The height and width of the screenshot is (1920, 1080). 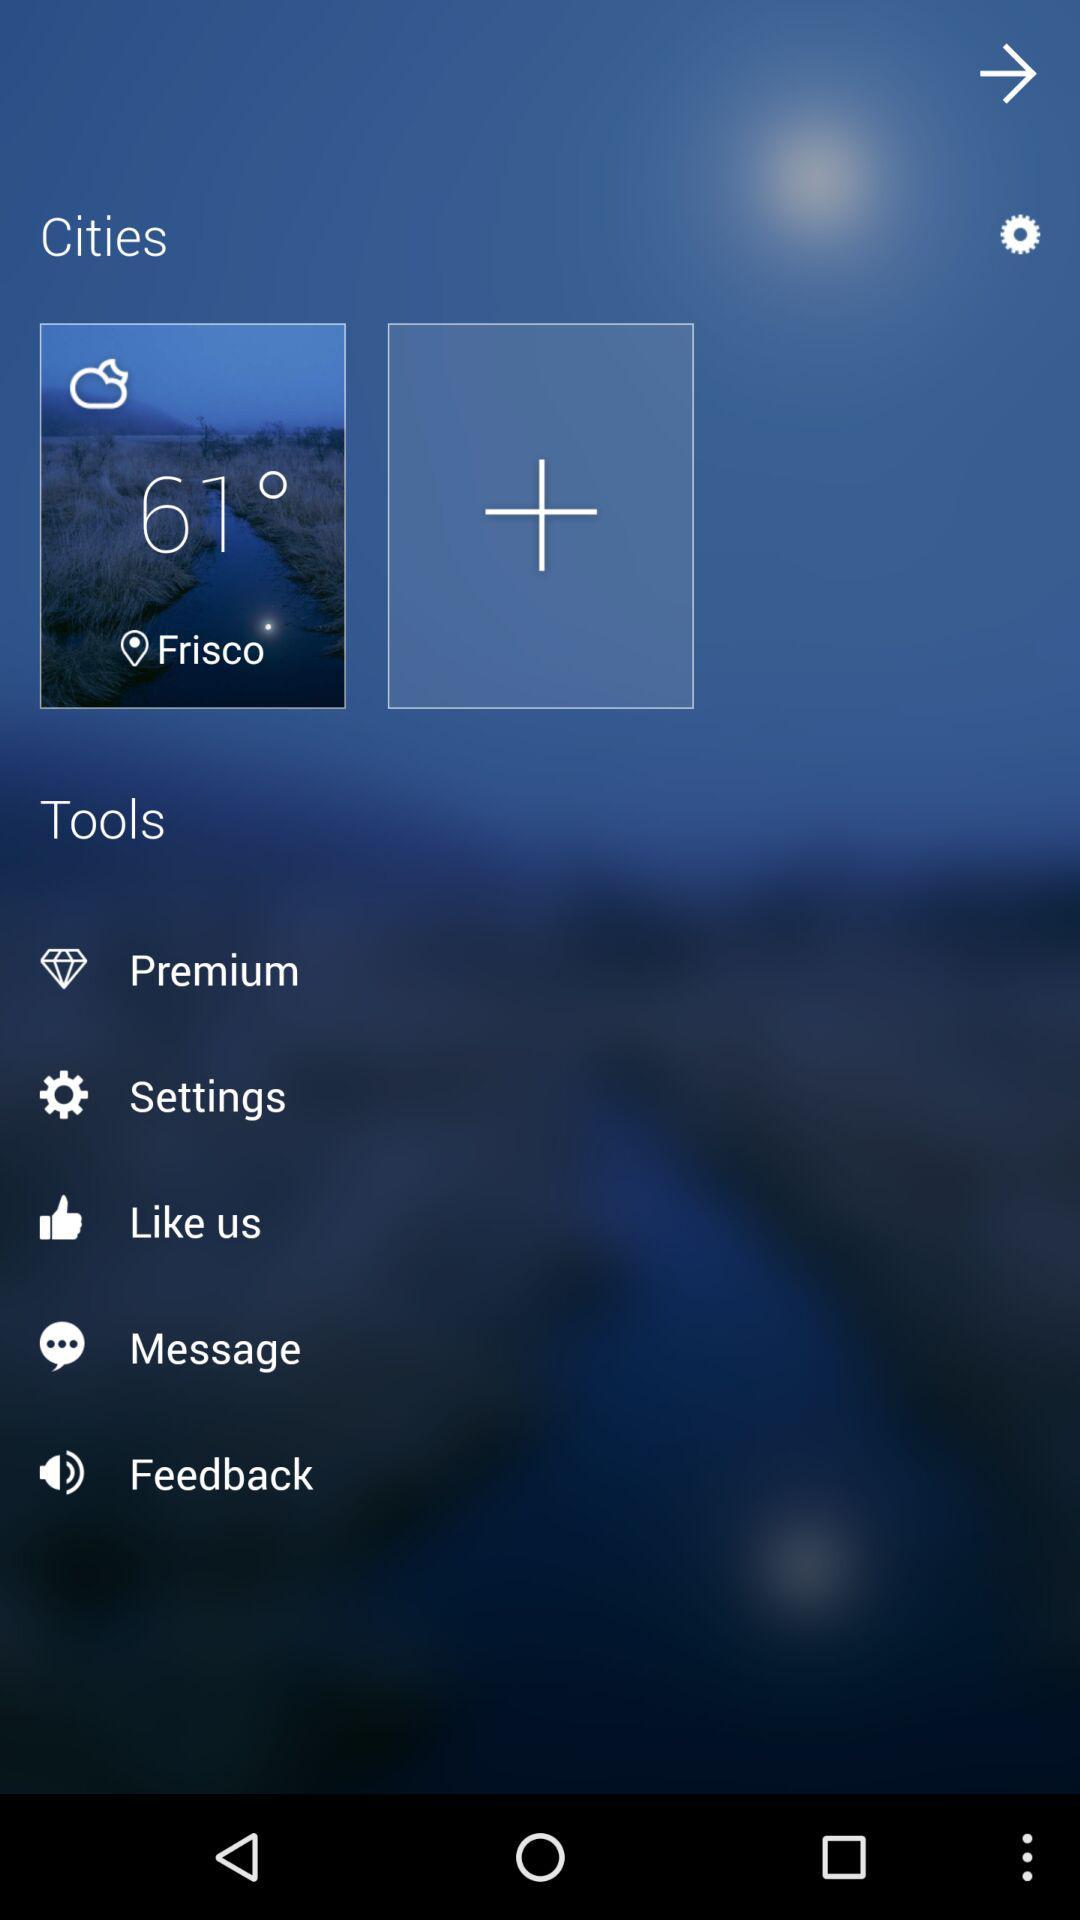 I want to click on the arrow_forward icon, so click(x=1006, y=78).